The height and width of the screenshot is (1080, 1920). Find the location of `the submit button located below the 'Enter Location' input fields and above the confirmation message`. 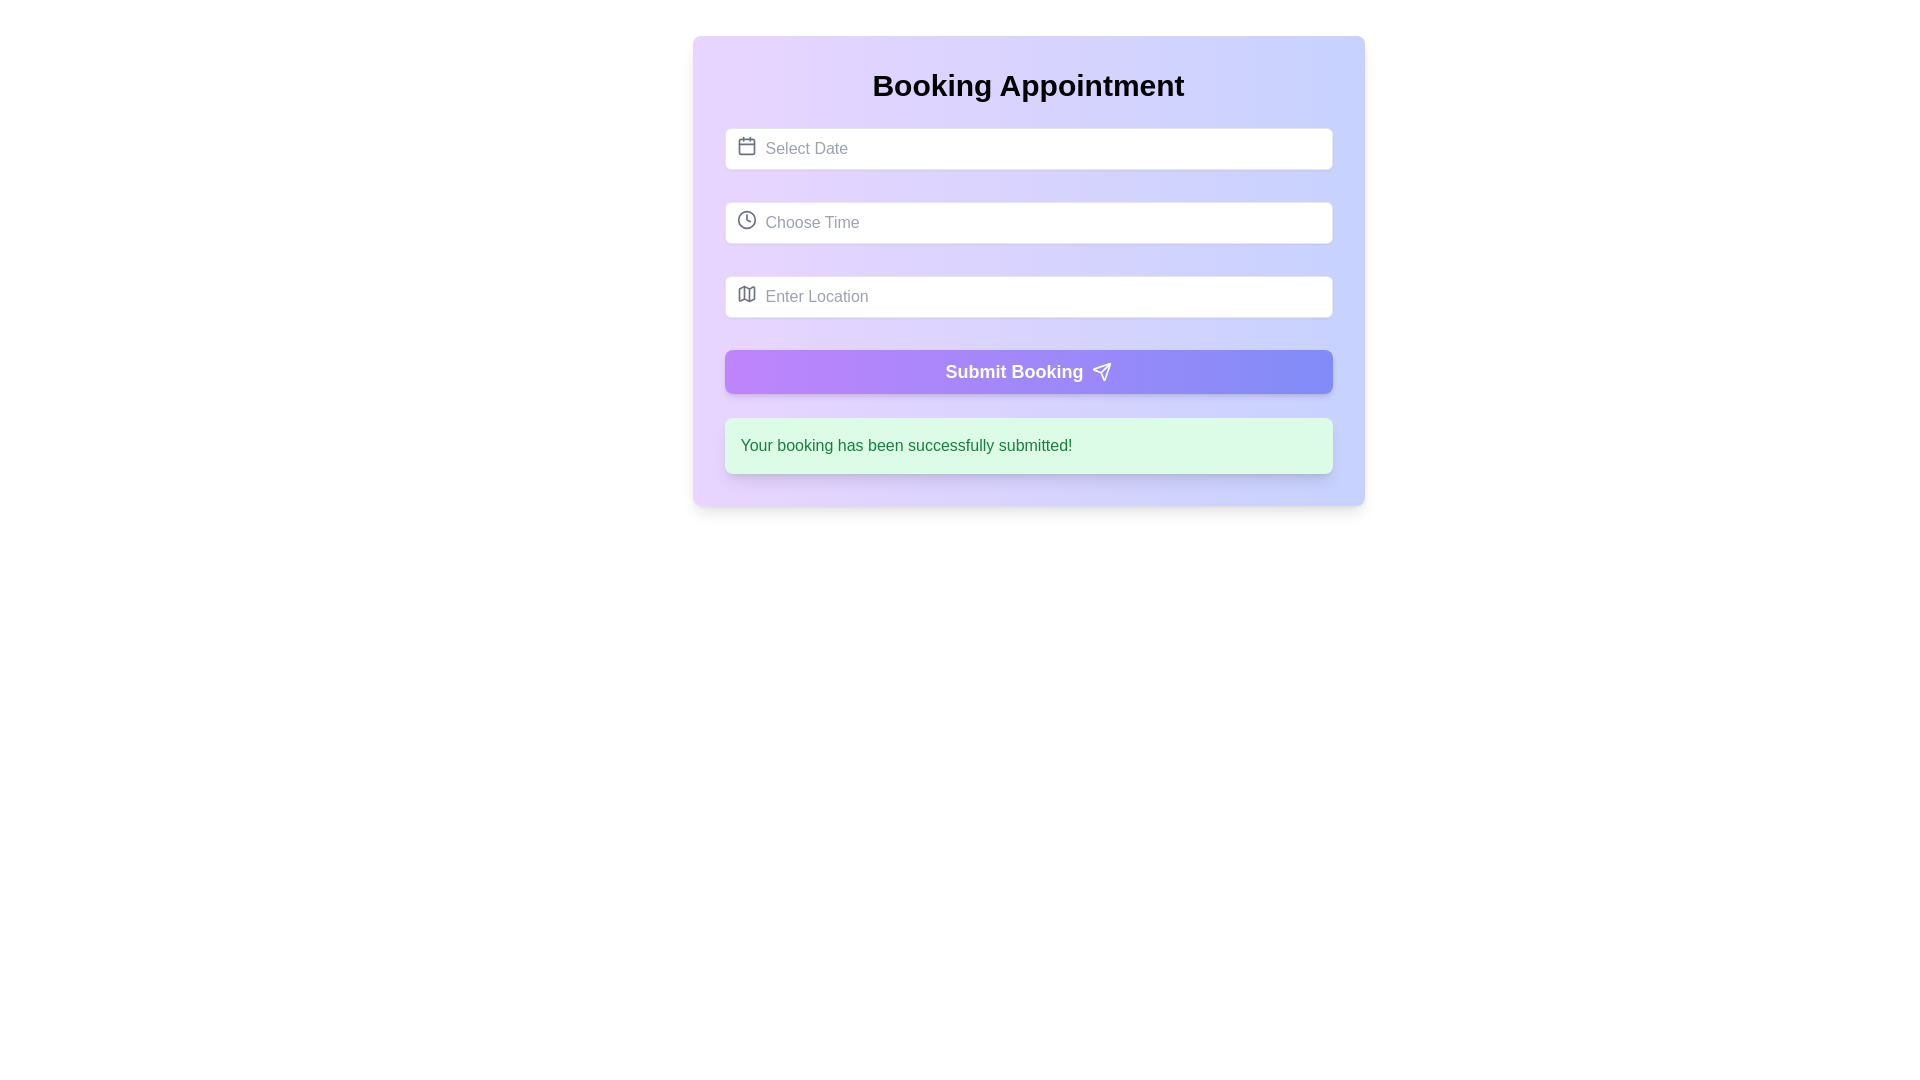

the submit button located below the 'Enter Location' input fields and above the confirmation message is located at coordinates (1028, 371).